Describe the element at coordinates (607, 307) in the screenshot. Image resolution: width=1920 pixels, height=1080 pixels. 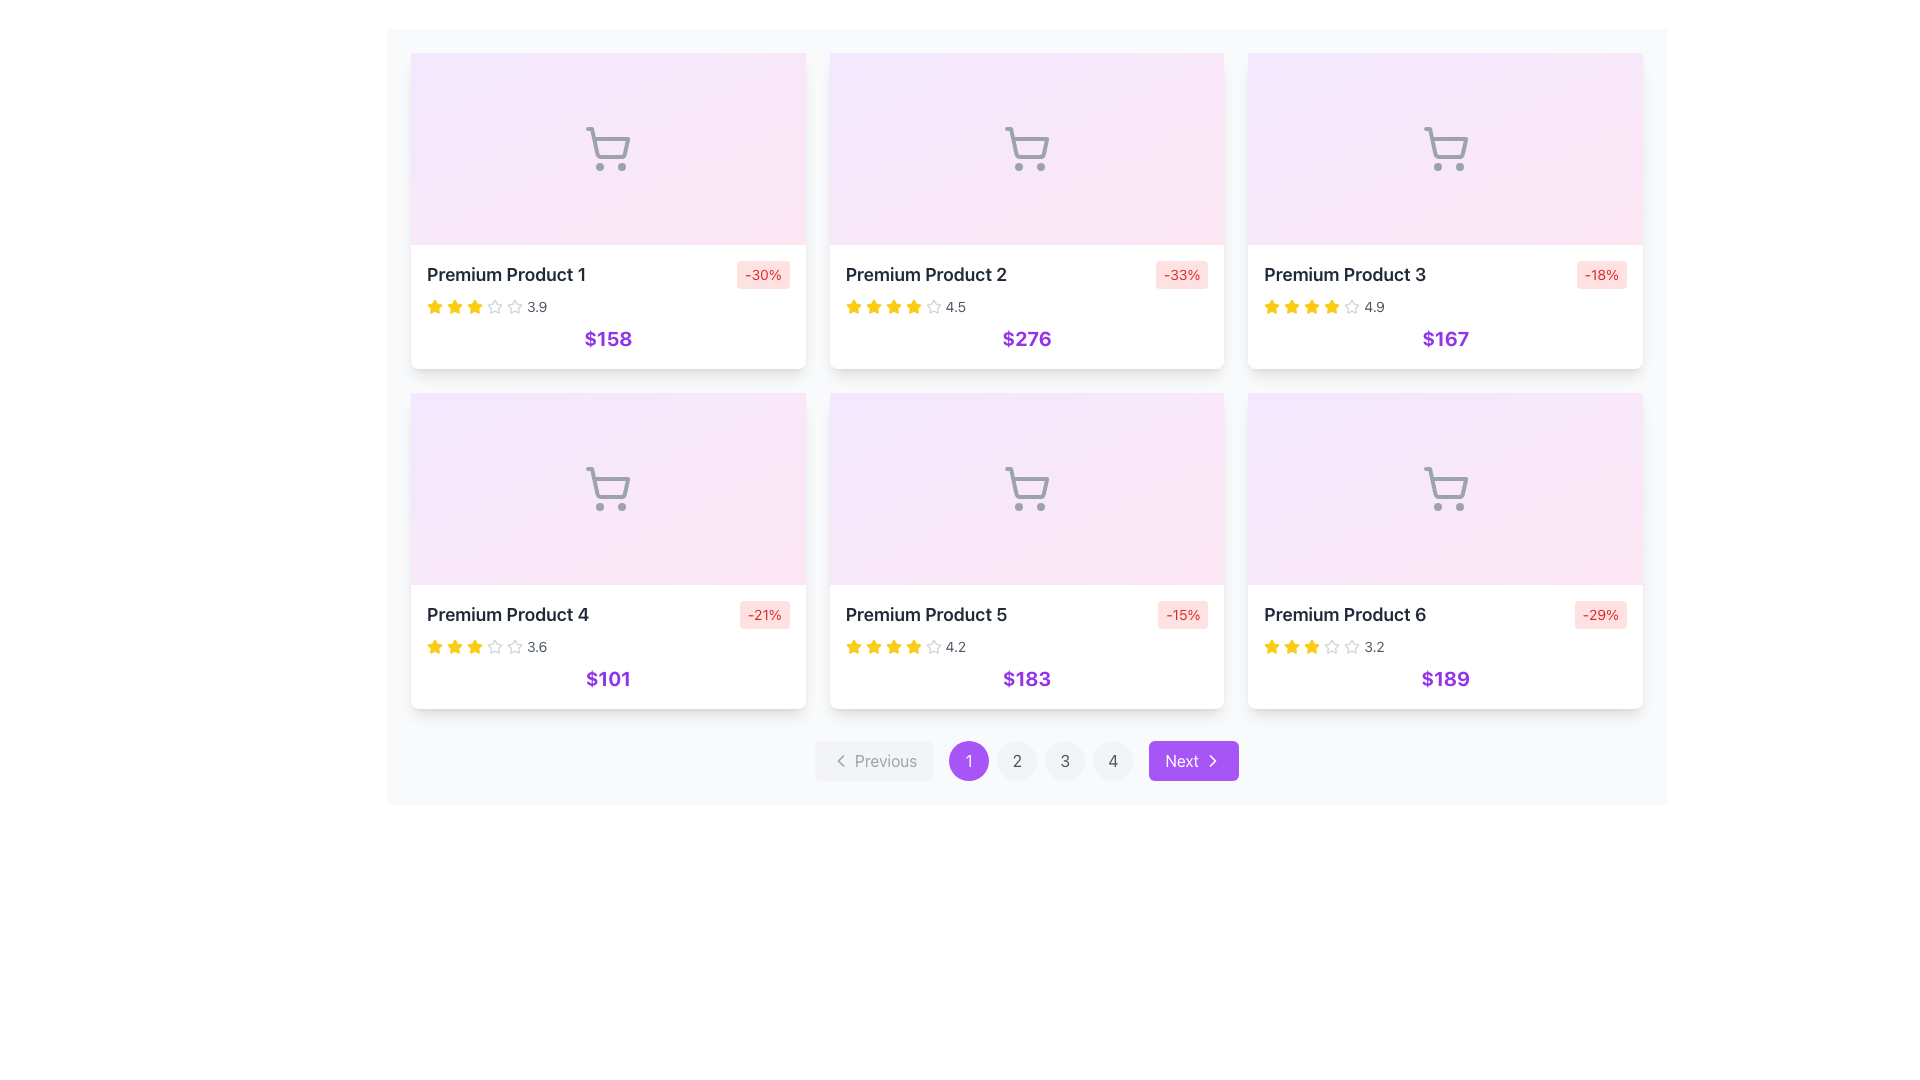
I see `the price of the product card located in the first column and second row of the product section to potentially add the item to a cart` at that location.